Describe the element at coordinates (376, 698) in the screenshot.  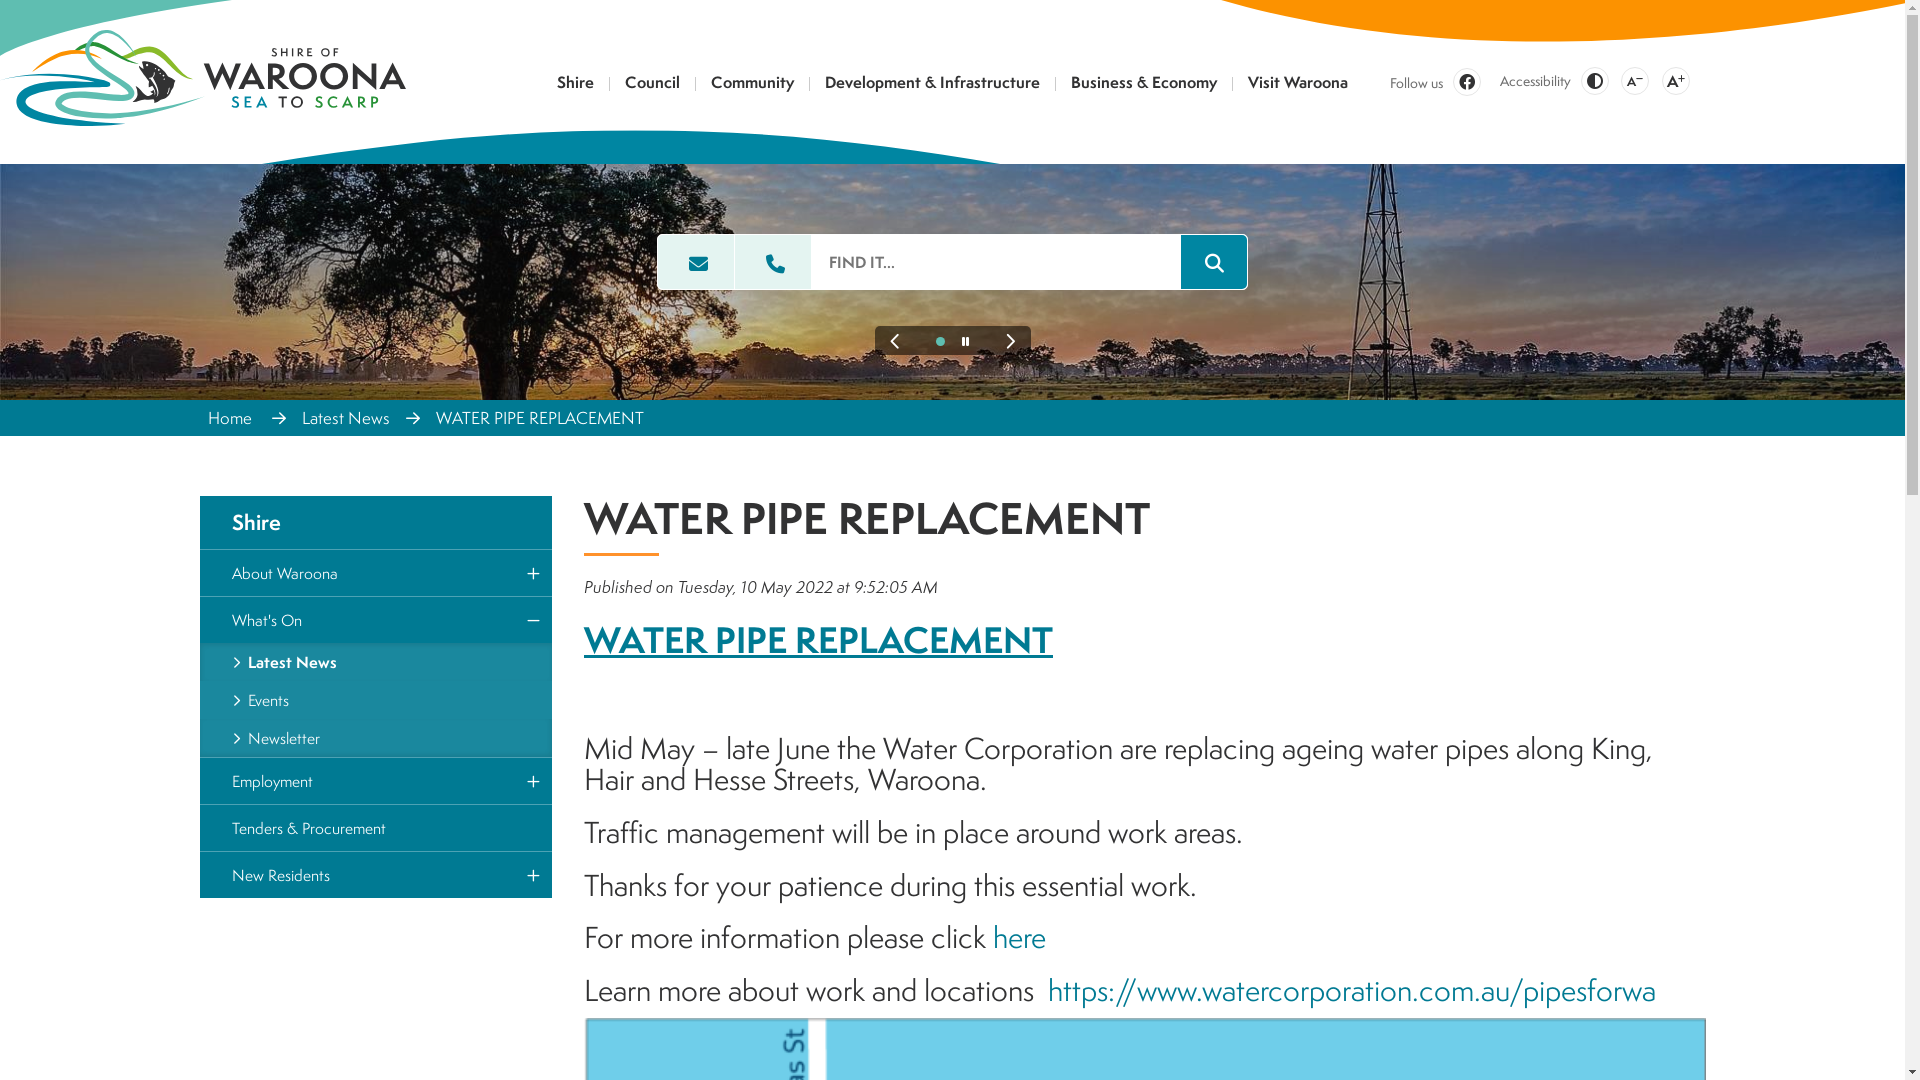
I see `'Events'` at that location.